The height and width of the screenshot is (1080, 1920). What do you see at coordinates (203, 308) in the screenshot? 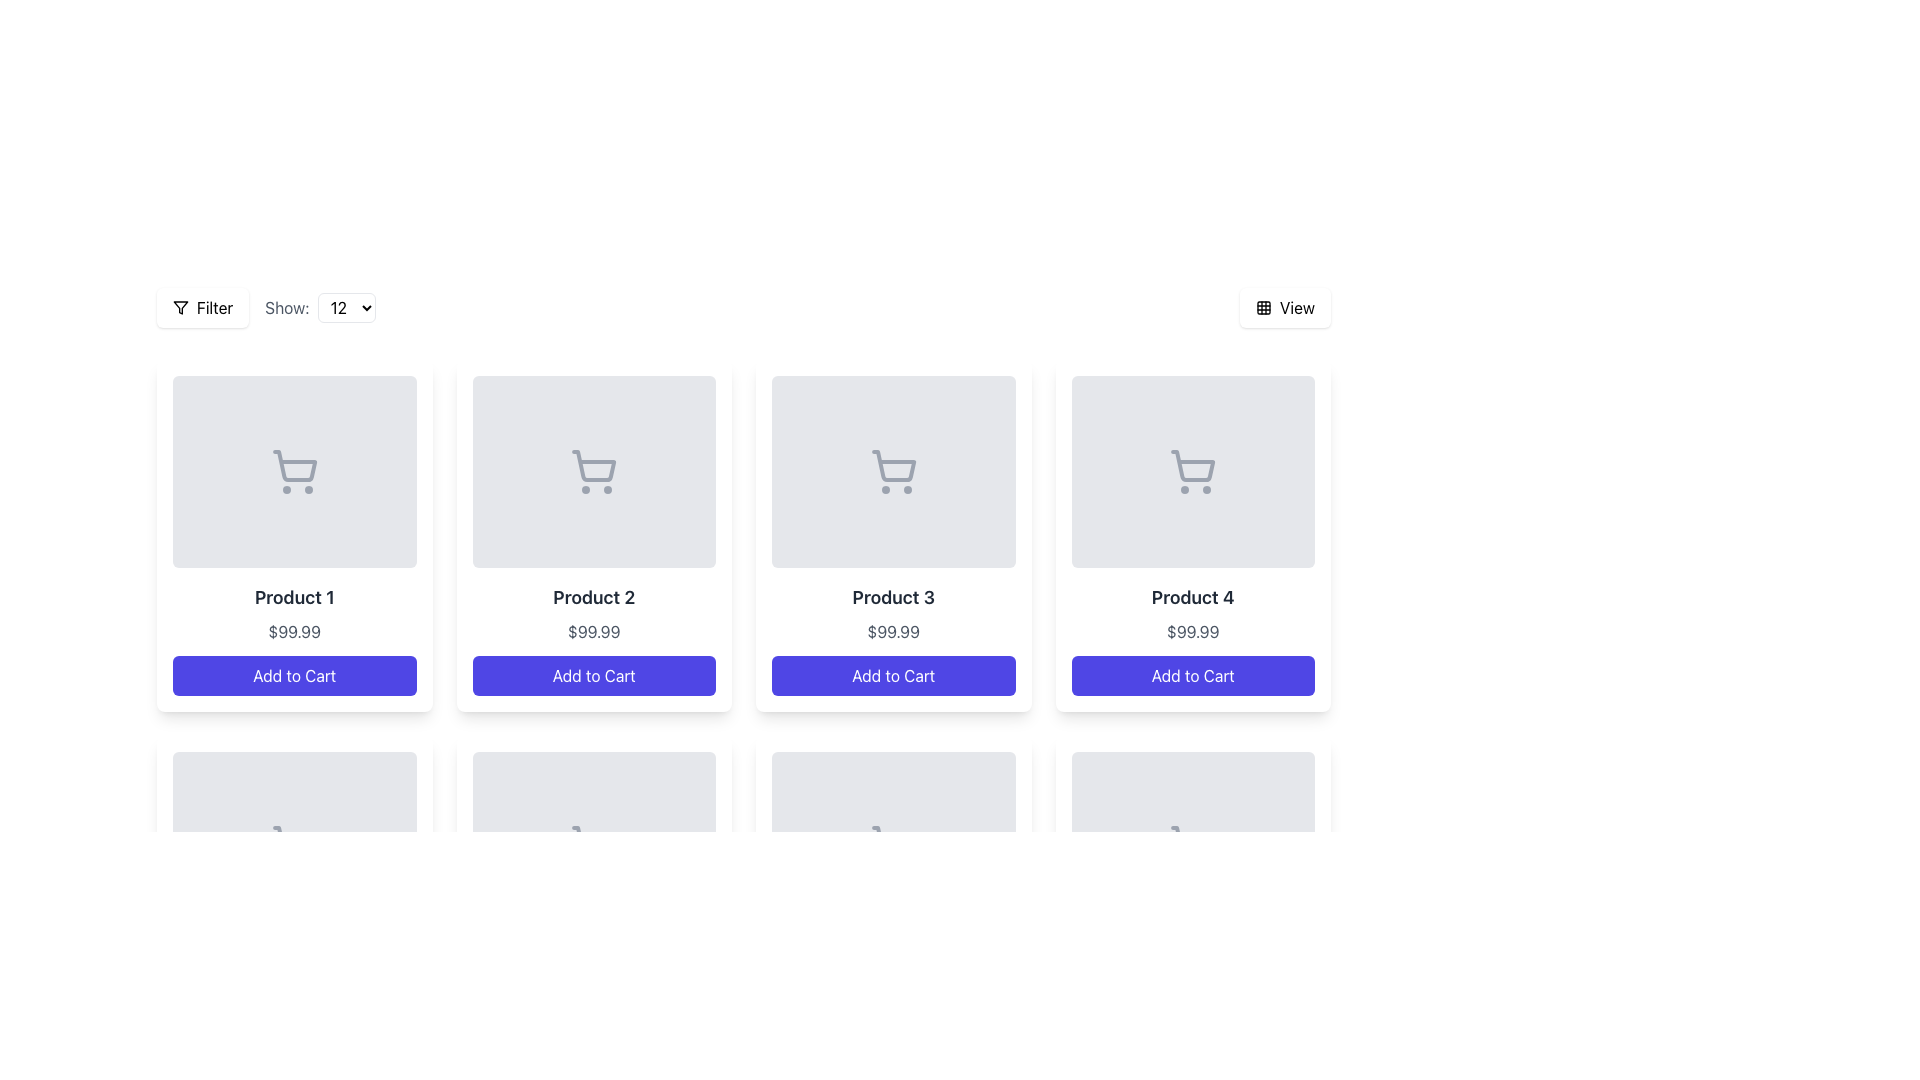
I see `the filter button located to the left of the 'Show' dropdown` at bounding box center [203, 308].